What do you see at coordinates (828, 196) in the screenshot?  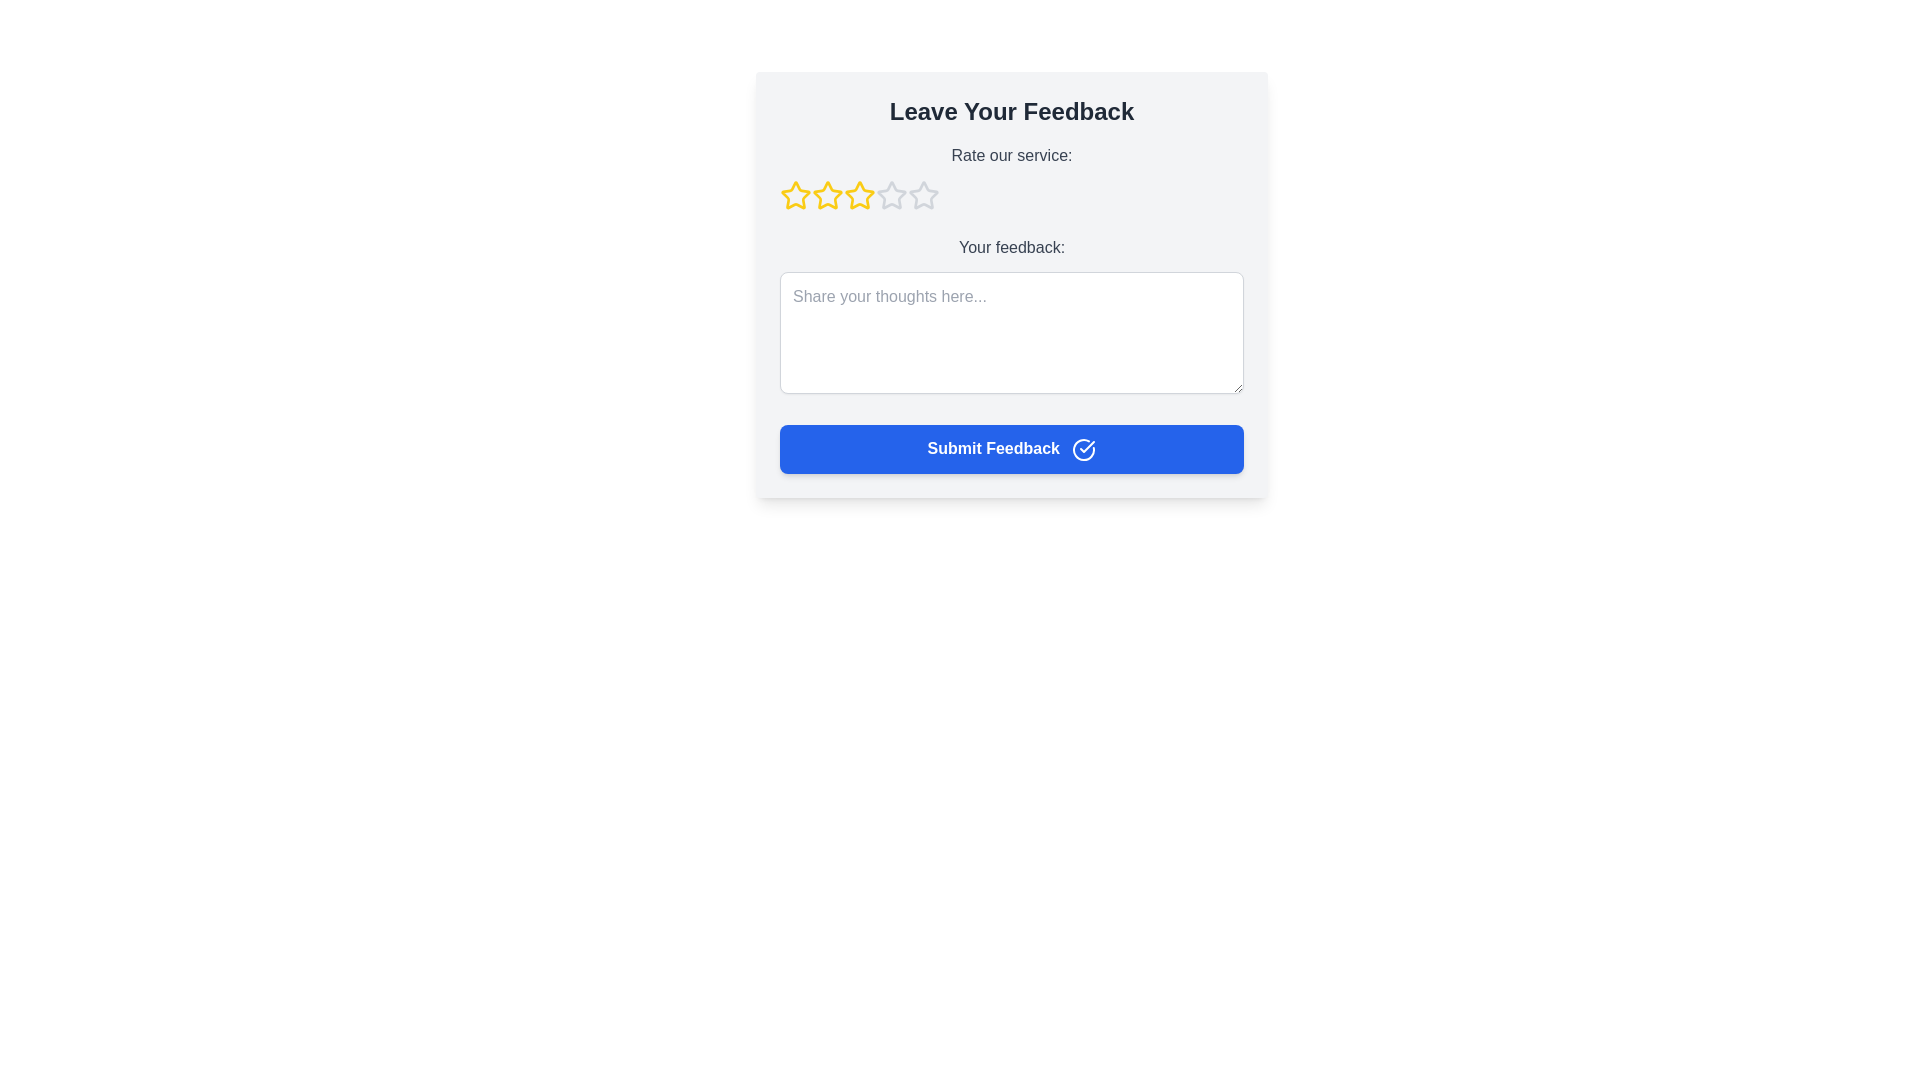 I see `the second star in the rating system under the 'Rate our service' heading` at bounding box center [828, 196].